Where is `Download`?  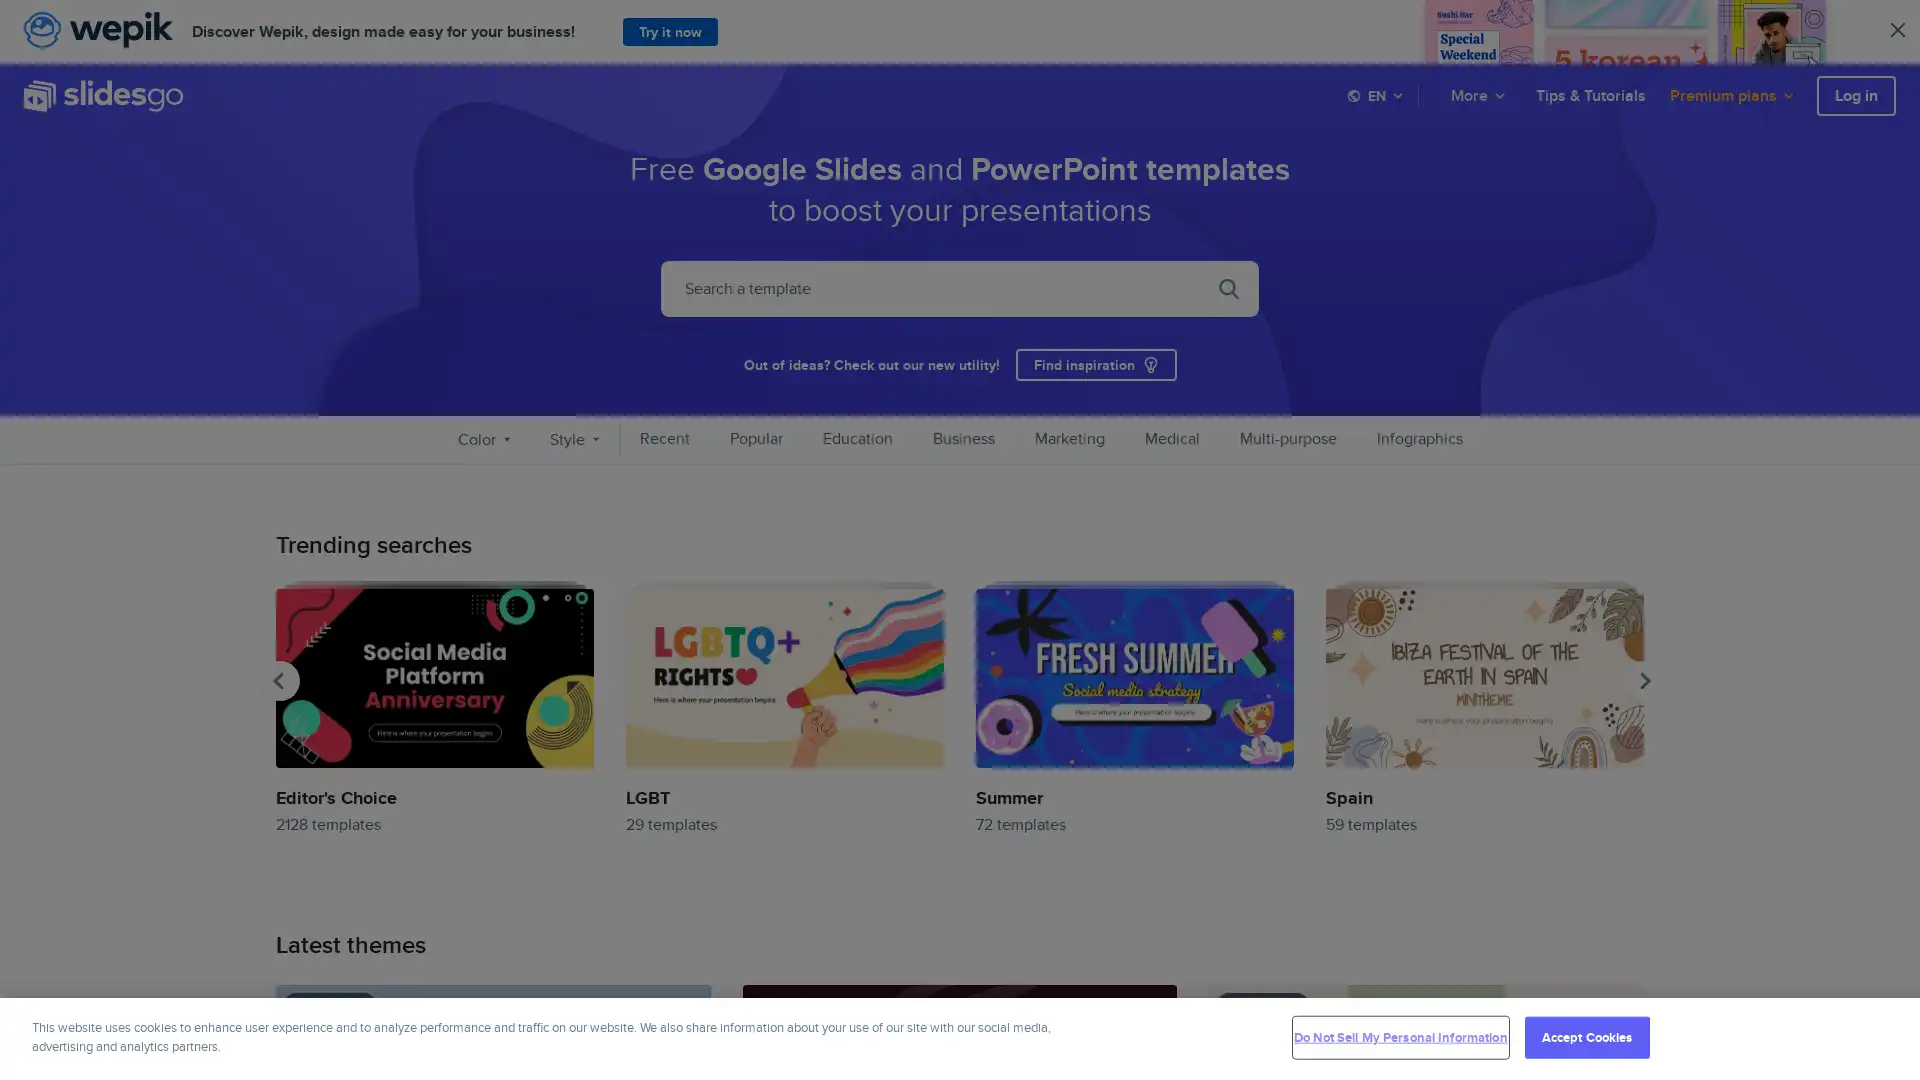 Download is located at coordinates (1622, 1037).